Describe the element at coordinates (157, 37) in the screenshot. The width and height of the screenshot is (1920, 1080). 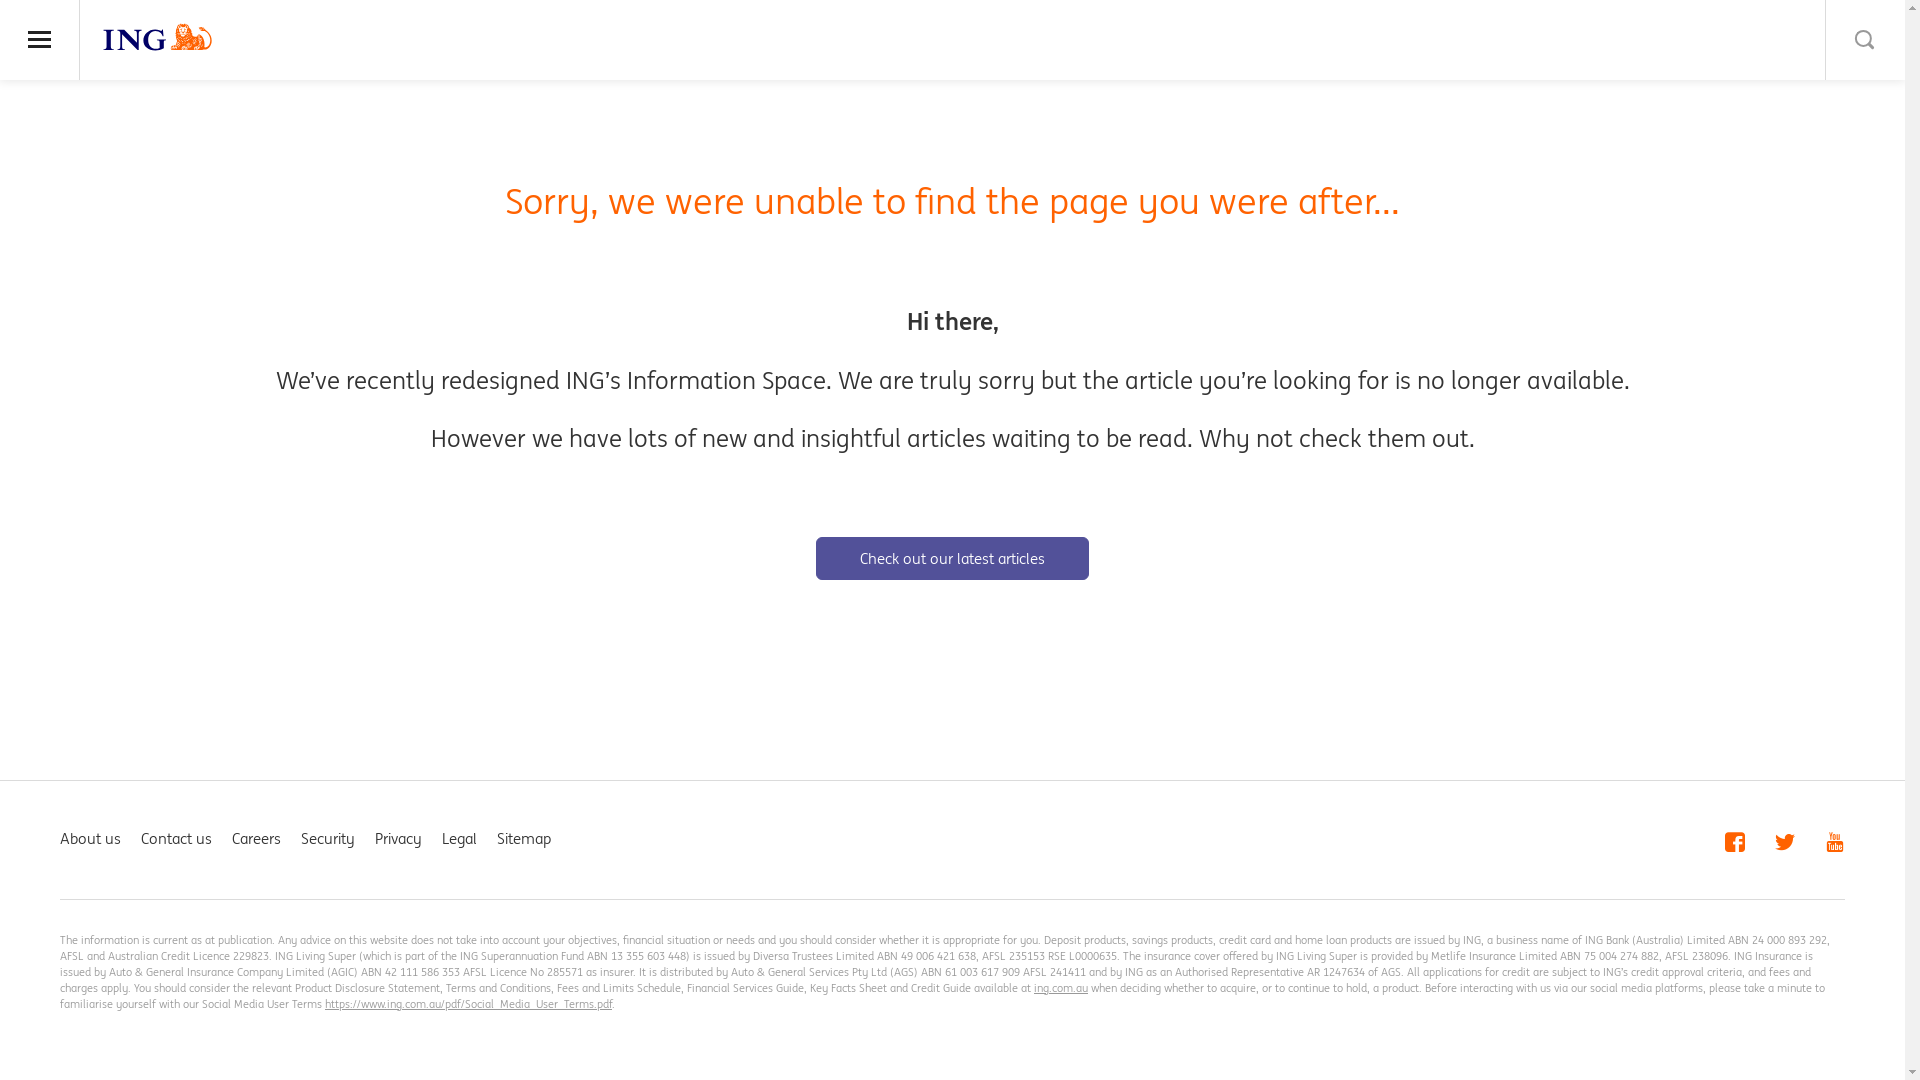
I see `'ING Blog'` at that location.